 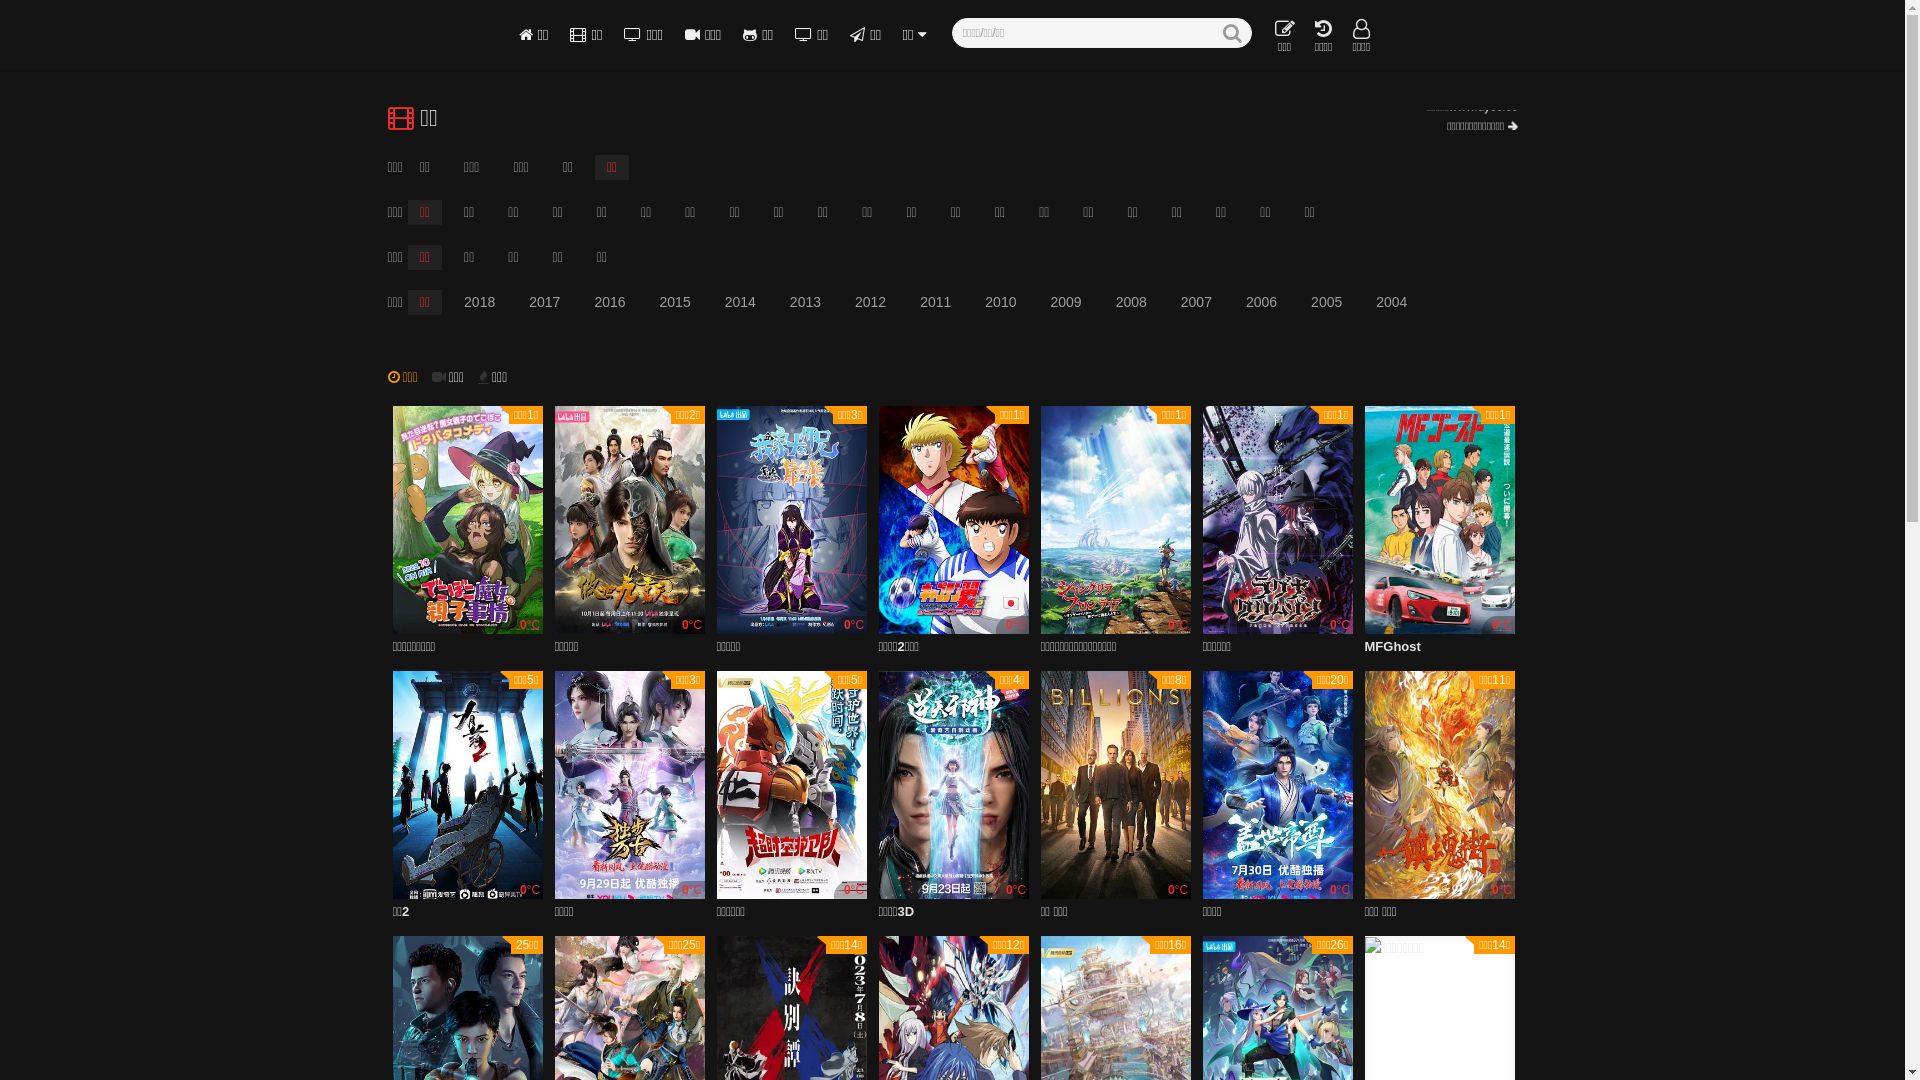 I want to click on '2012', so click(x=870, y=302).